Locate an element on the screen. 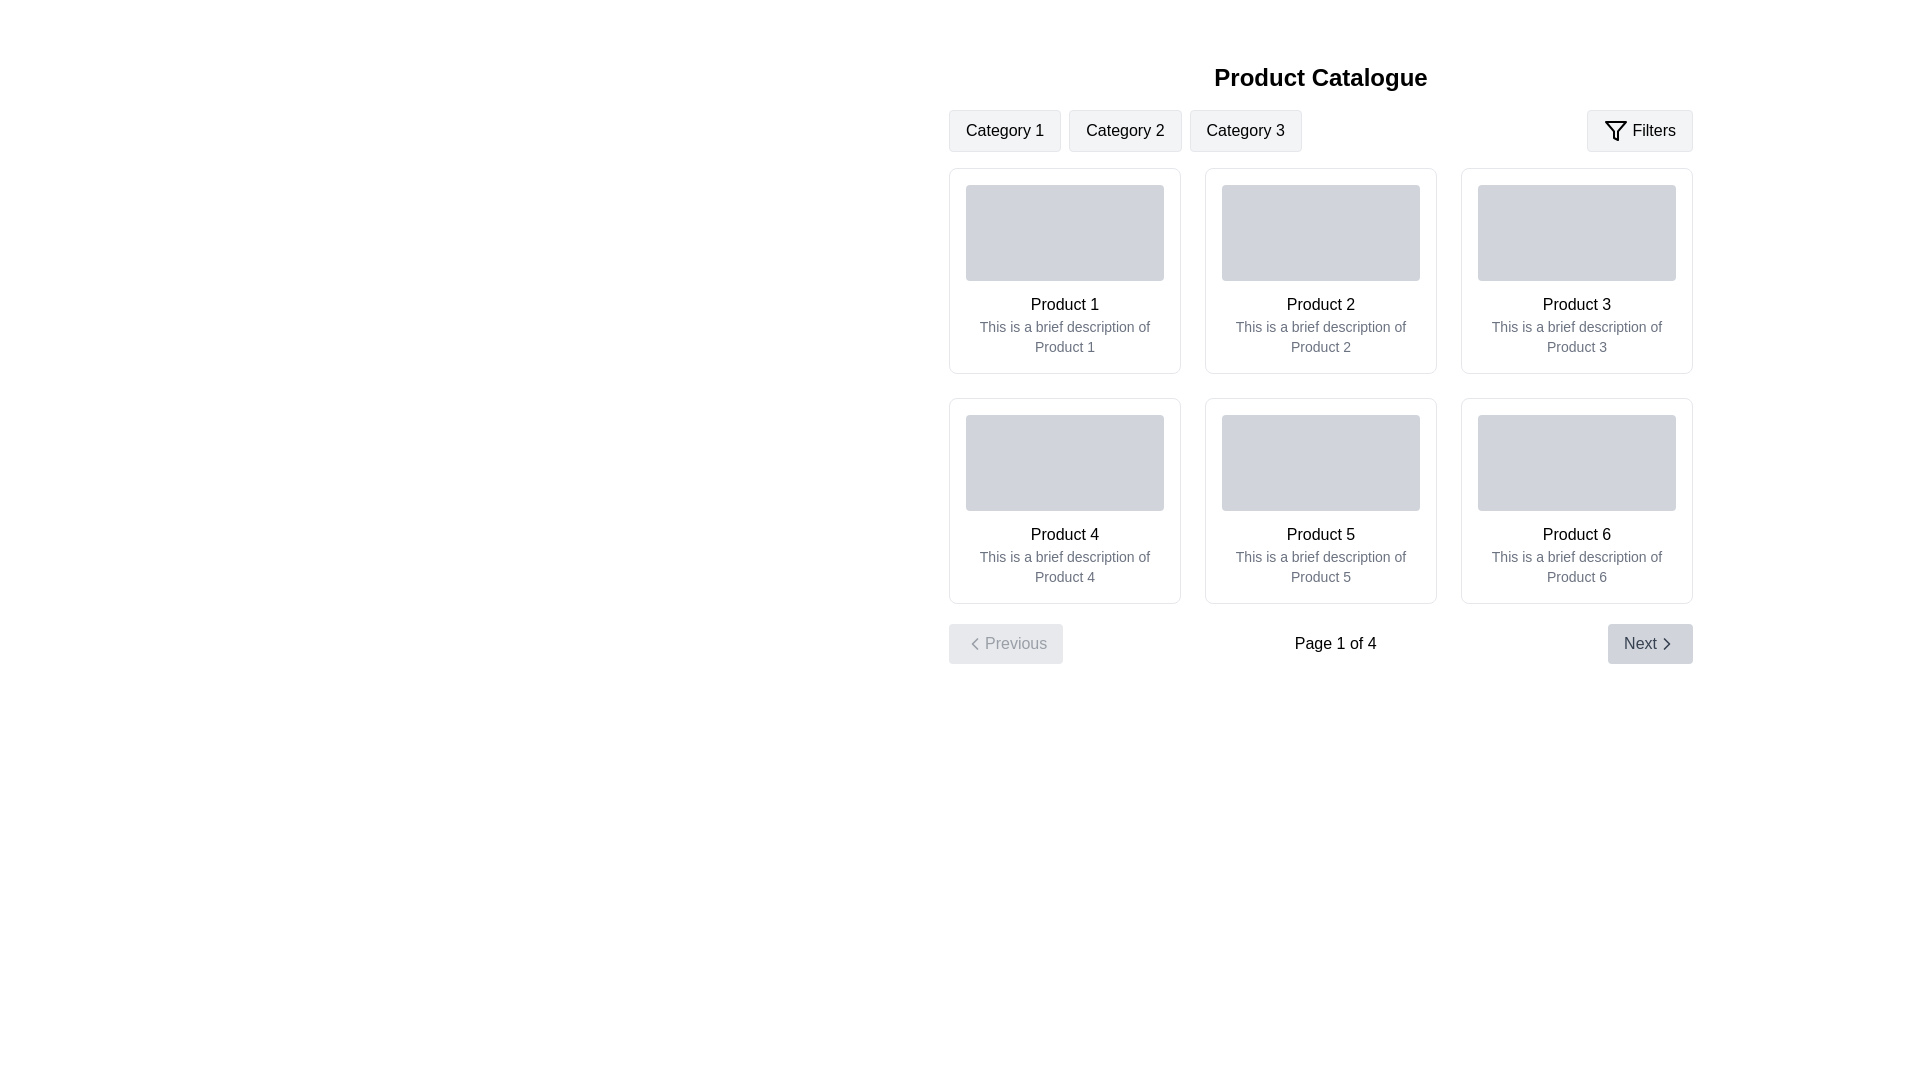 The width and height of the screenshot is (1920, 1080). the textual description element located at the bottom section of the card labeled 'Product 4', positioned directly below its title in the grid layout is located at coordinates (1064, 567).